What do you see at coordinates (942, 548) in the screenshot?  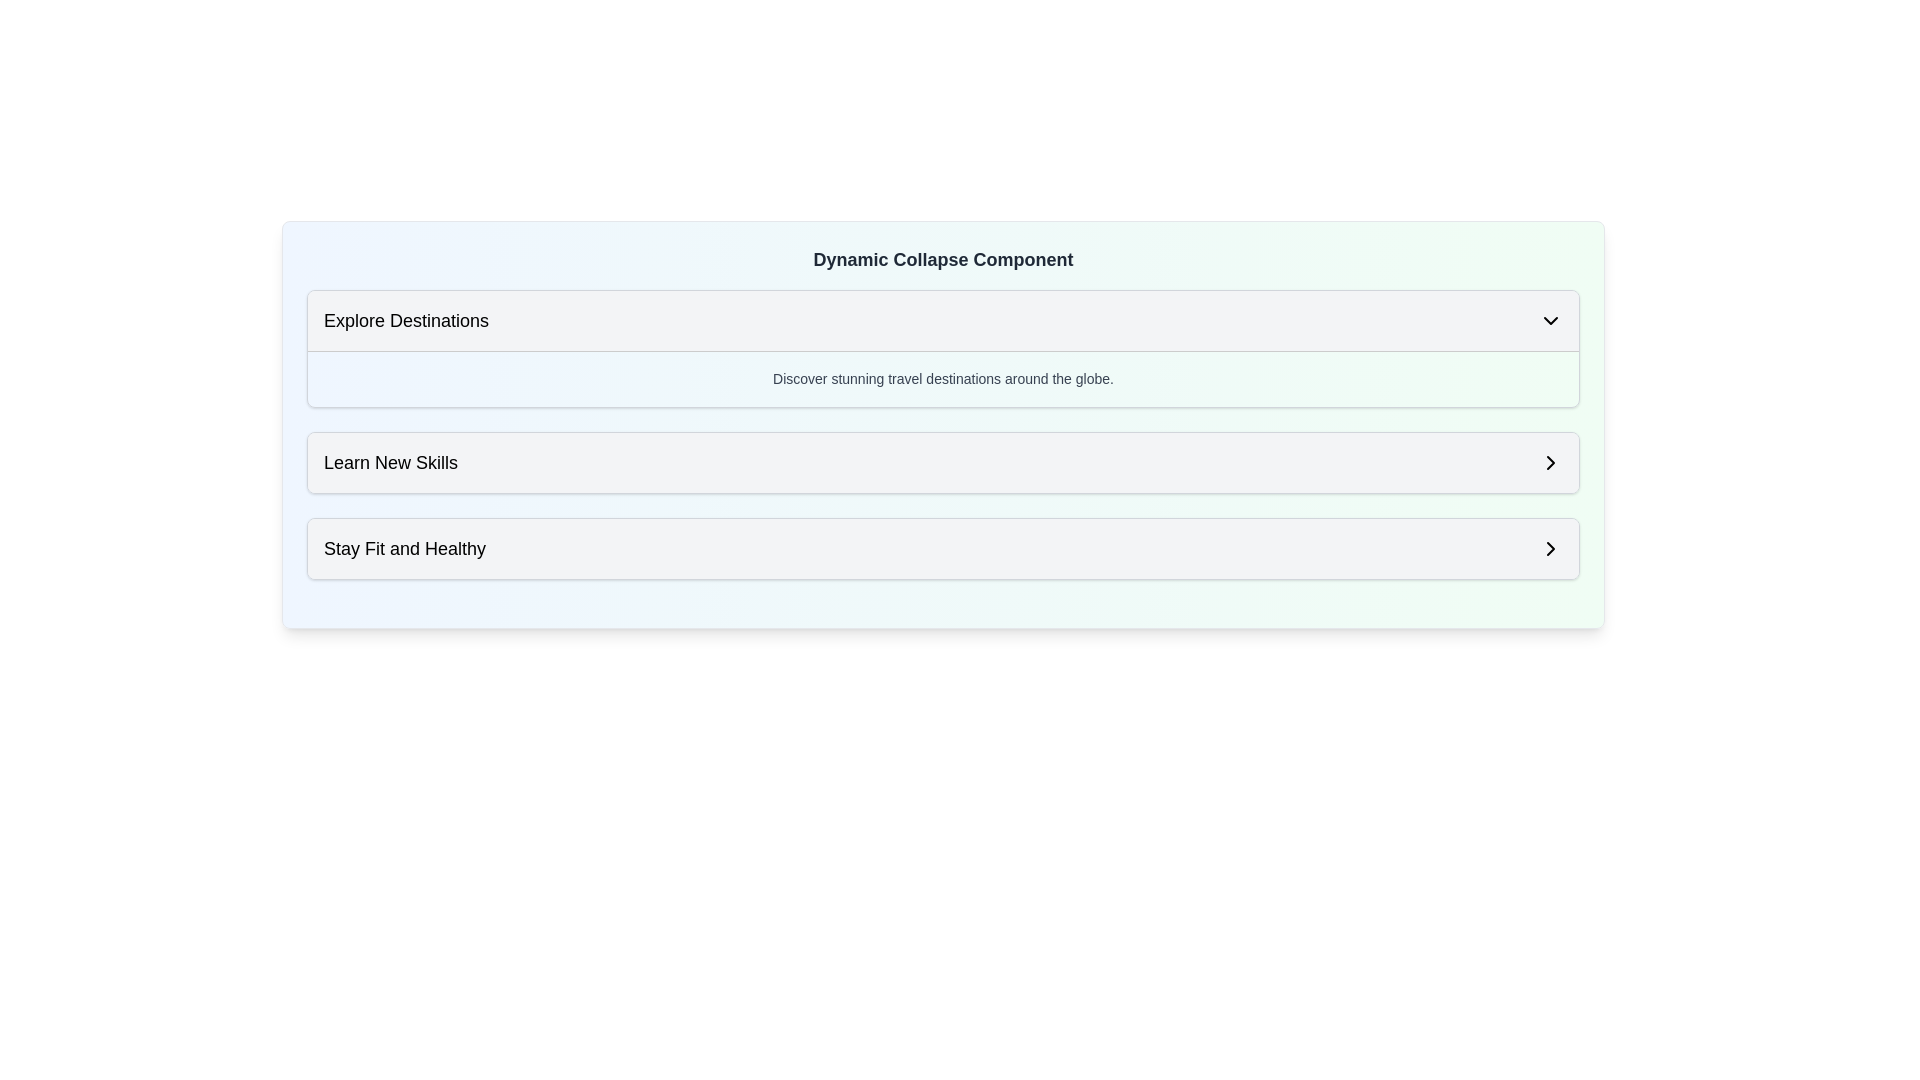 I see `the interactive button for navigating to detailed content associated with the section 'Stay Fit and Healthy', which is the third item in a vertical list within a collapsible interface` at bounding box center [942, 548].